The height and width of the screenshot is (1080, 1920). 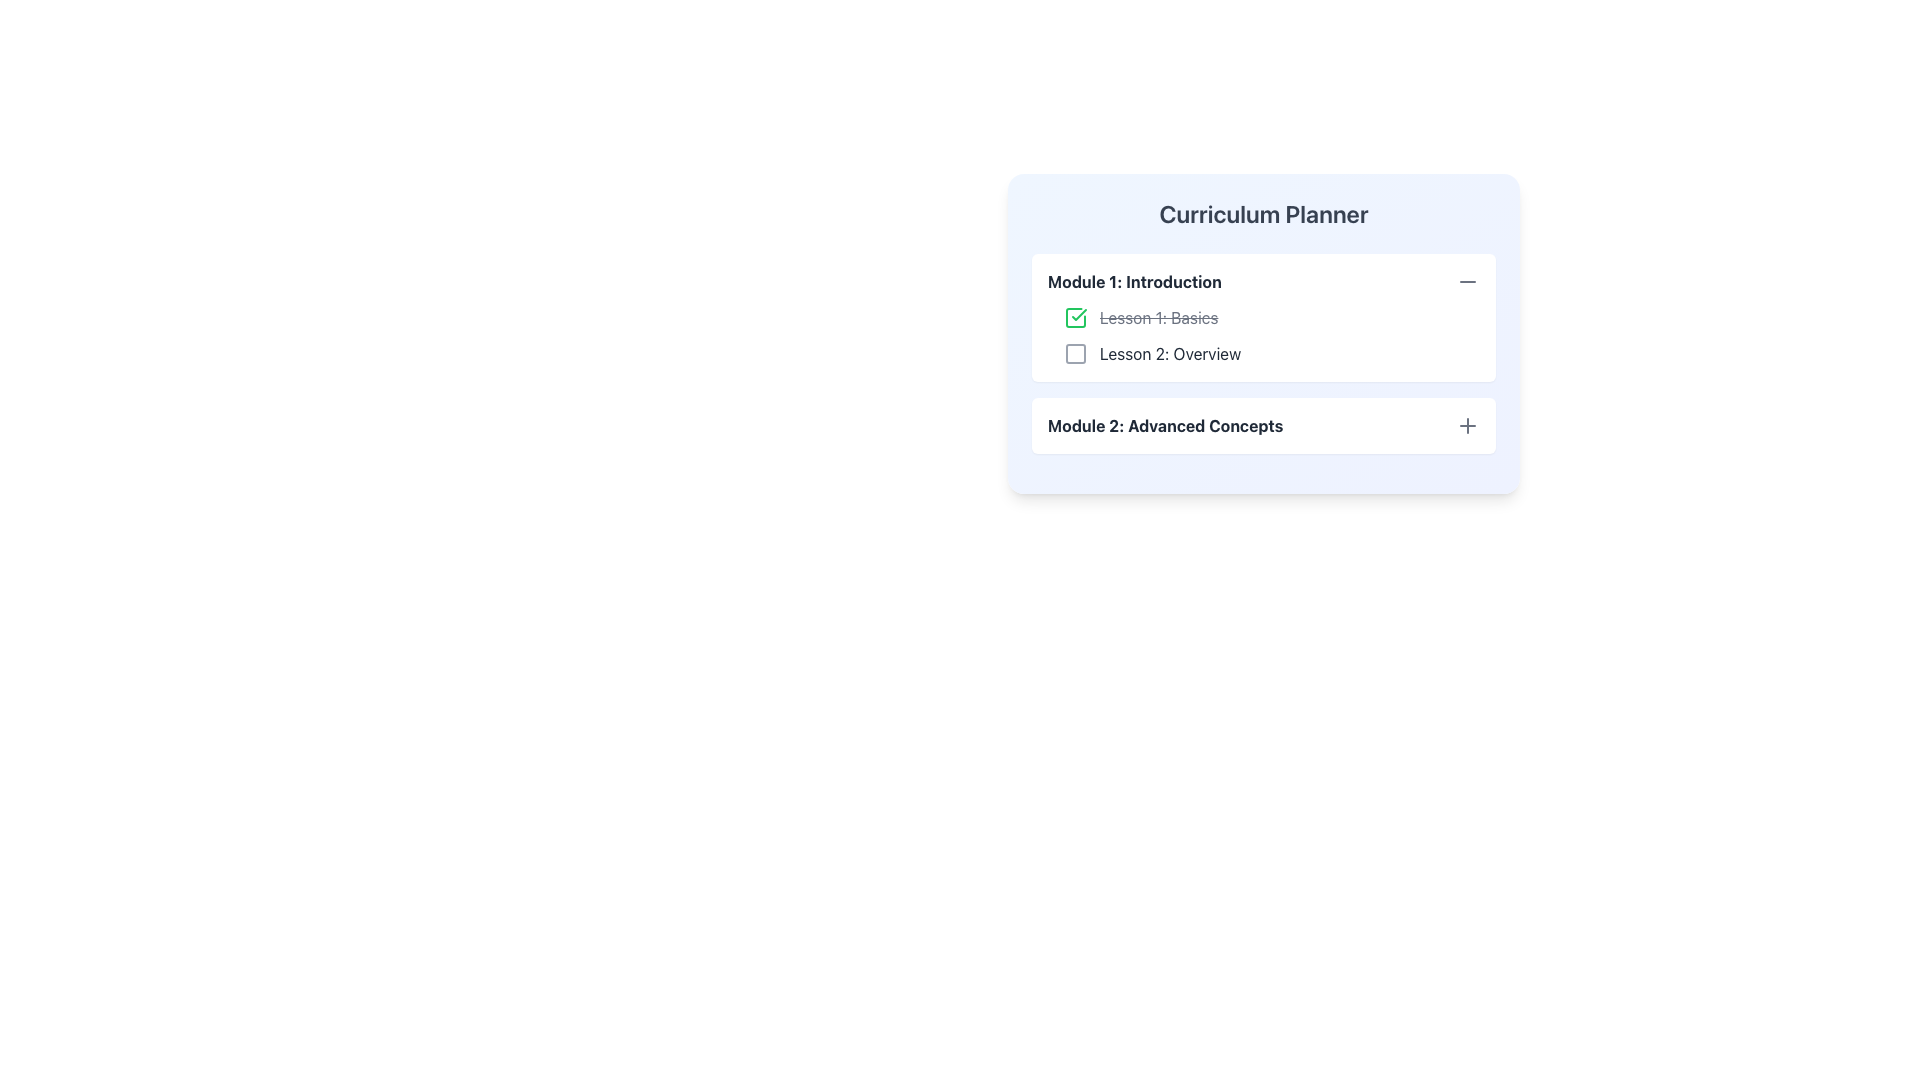 What do you see at coordinates (1468, 281) in the screenshot?
I see `the light gray horizontal line toggle button located to the far right of the 'Module 1: Introduction' header in the curriculum planner` at bounding box center [1468, 281].